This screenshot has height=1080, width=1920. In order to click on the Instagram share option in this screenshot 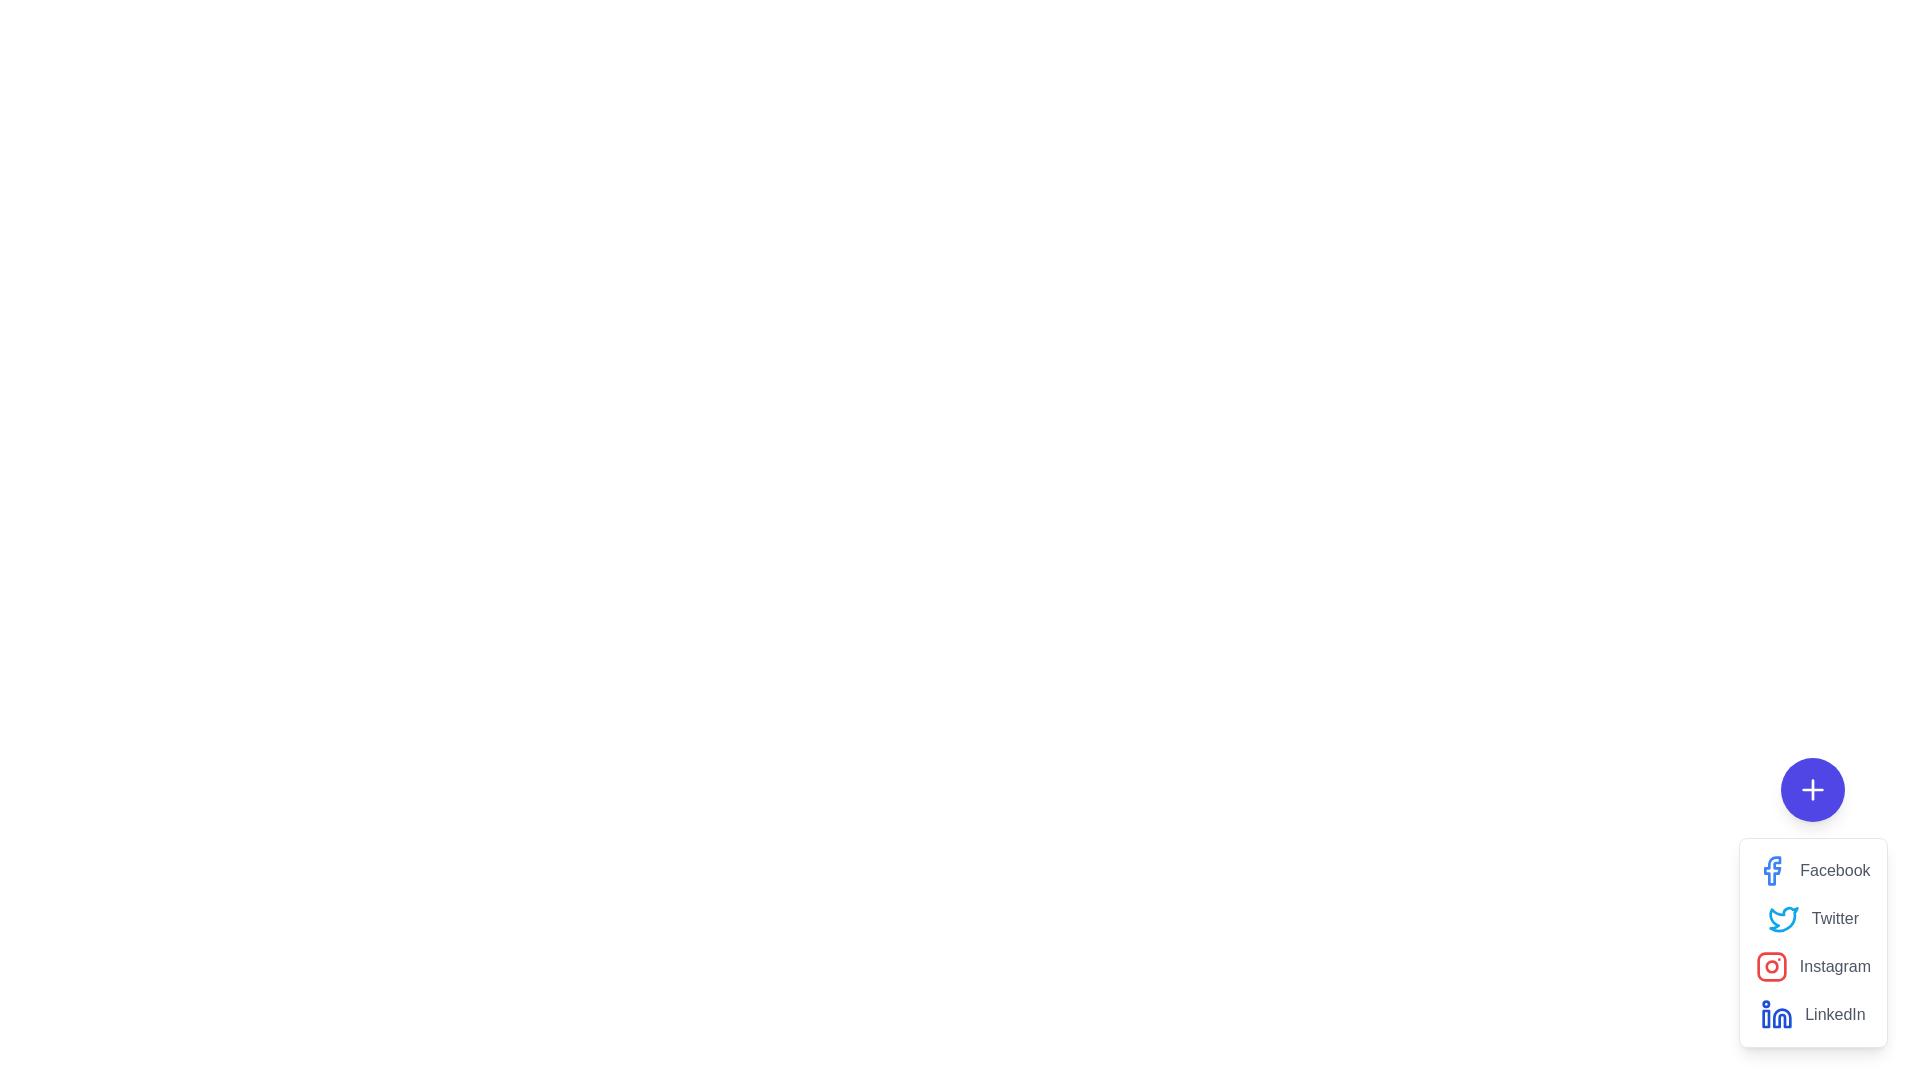, I will do `click(1771, 966)`.